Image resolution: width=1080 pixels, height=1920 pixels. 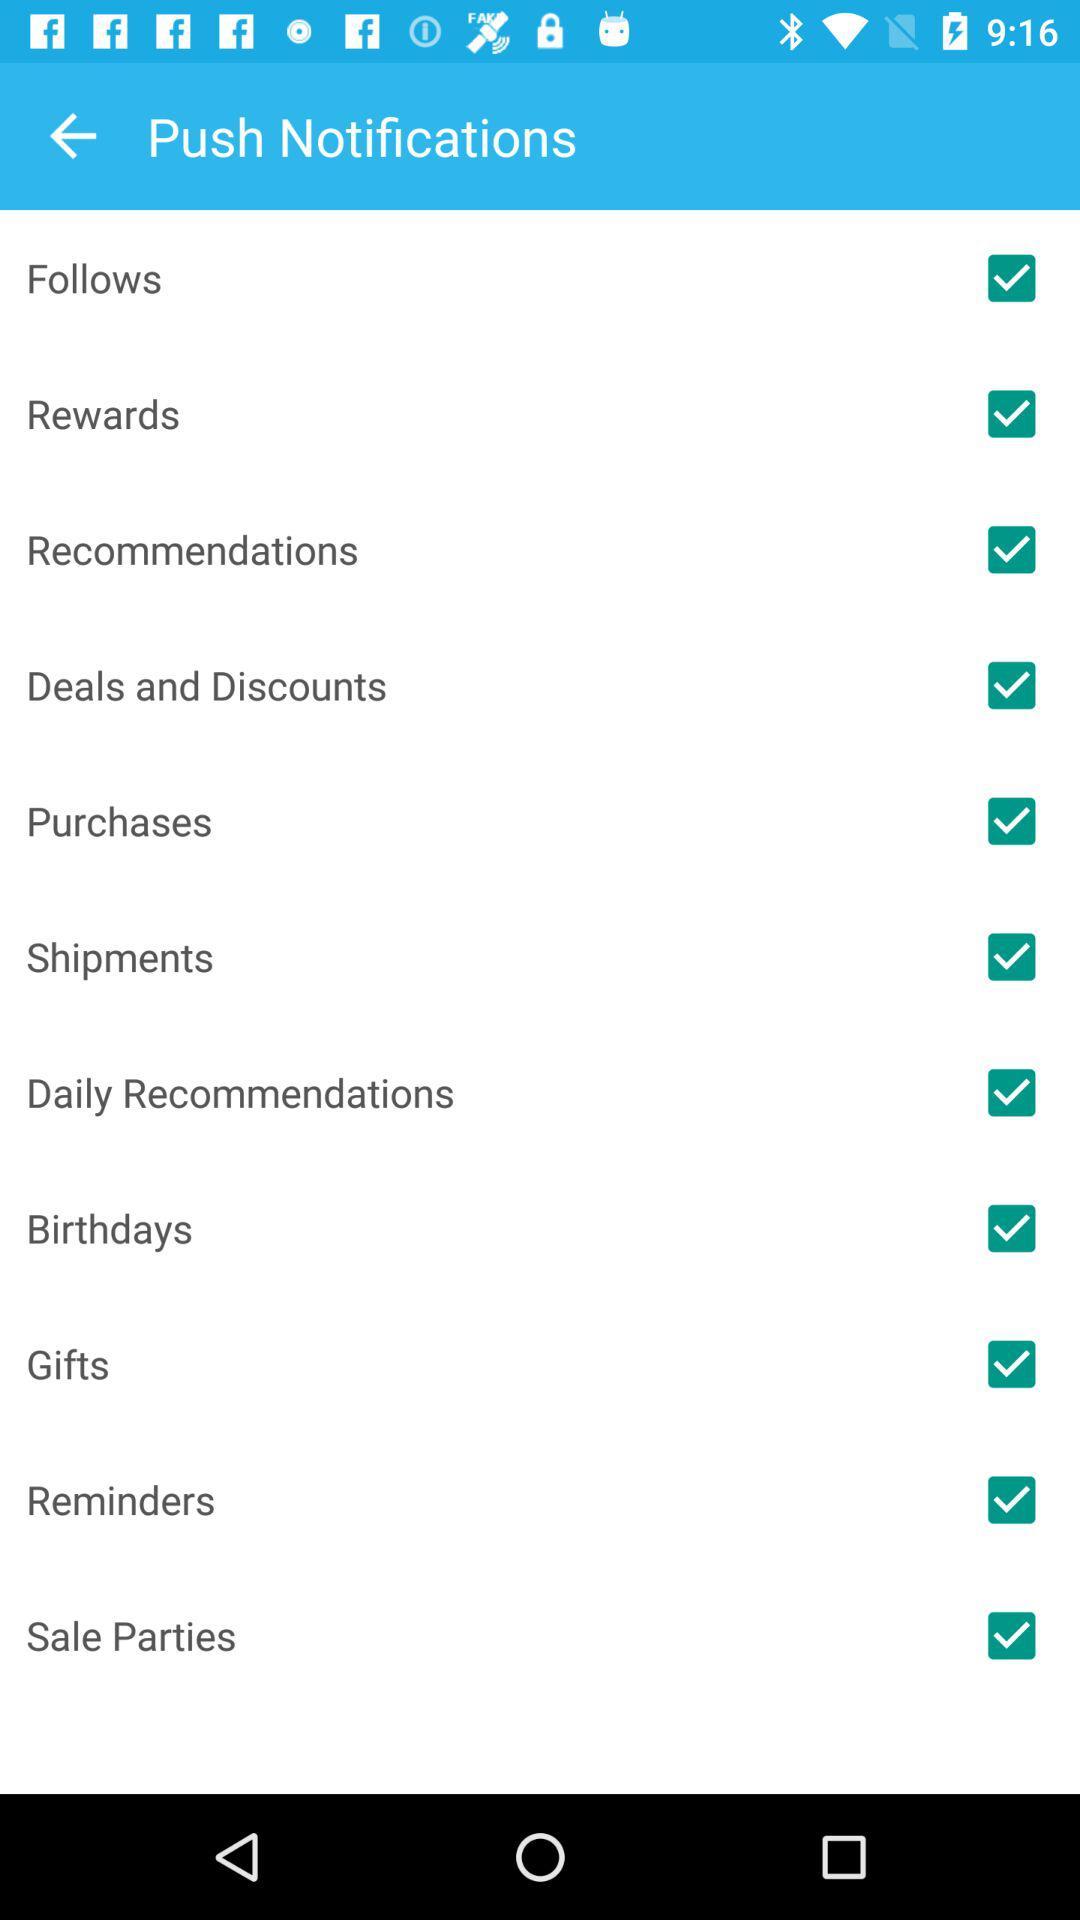 What do you see at coordinates (484, 820) in the screenshot?
I see `the icon below the deals and discounts icon` at bounding box center [484, 820].